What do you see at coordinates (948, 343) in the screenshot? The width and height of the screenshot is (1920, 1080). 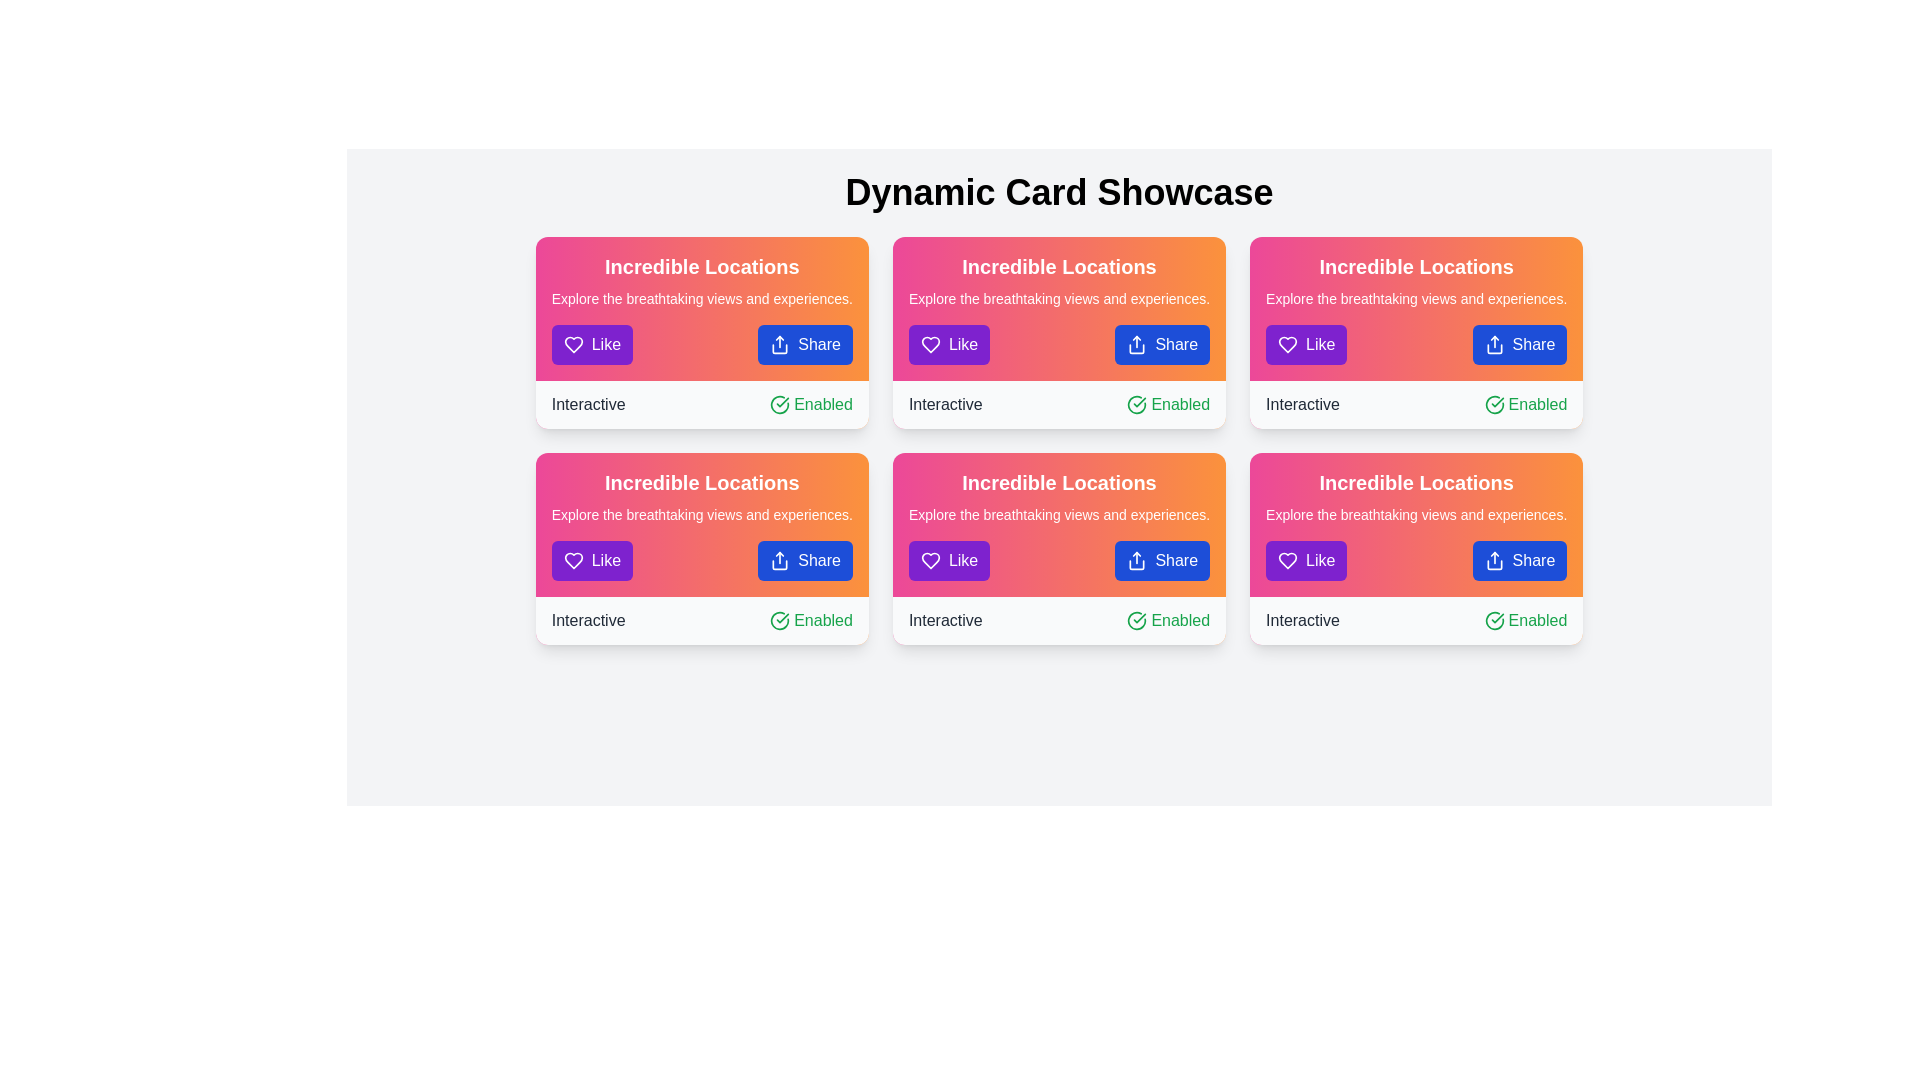 I see `the like button located on the second card in the top row of the layout grid, positioned to the left of the 'Share' button, below the title 'Incredible Locations'` at bounding box center [948, 343].